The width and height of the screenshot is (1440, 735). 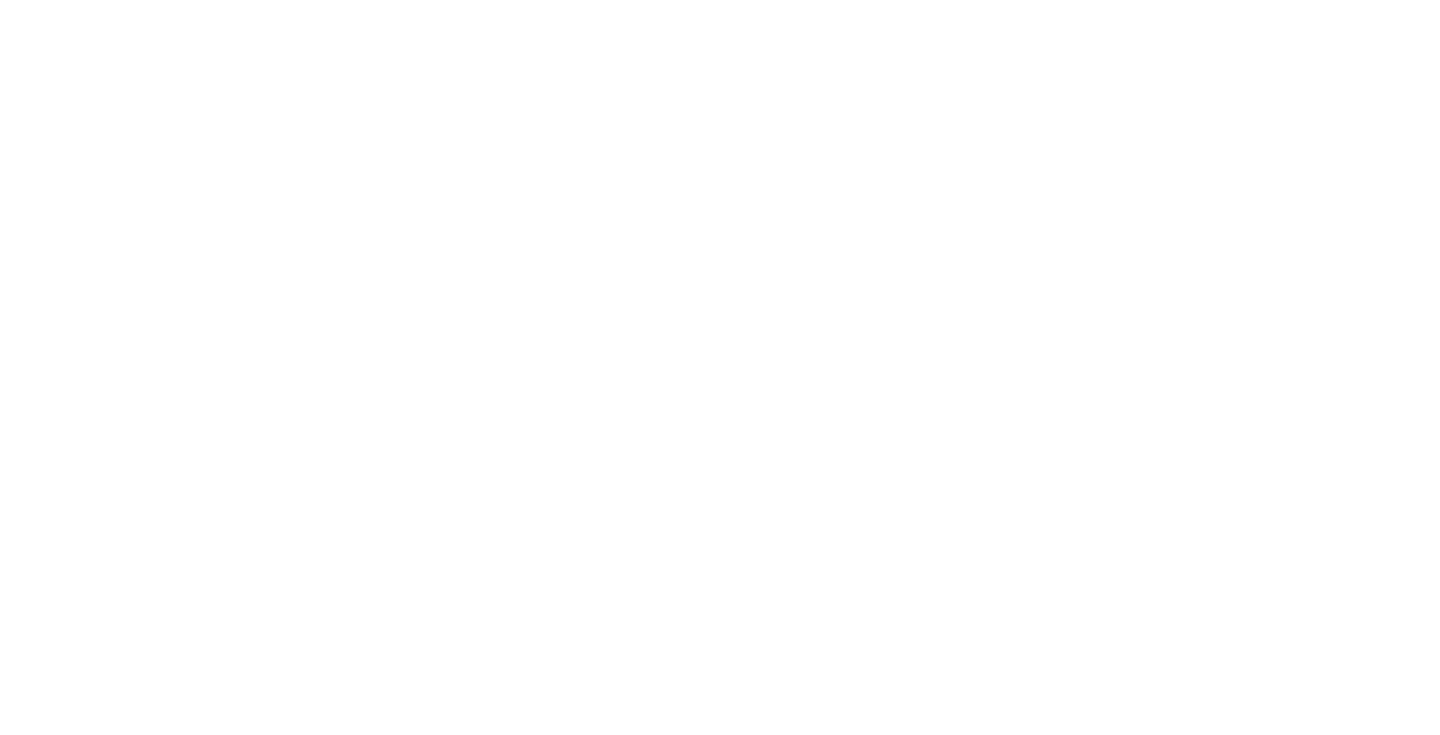 What do you see at coordinates (1268, 340) in the screenshot?
I see `'Faculty & Staff (EID Login)'` at bounding box center [1268, 340].